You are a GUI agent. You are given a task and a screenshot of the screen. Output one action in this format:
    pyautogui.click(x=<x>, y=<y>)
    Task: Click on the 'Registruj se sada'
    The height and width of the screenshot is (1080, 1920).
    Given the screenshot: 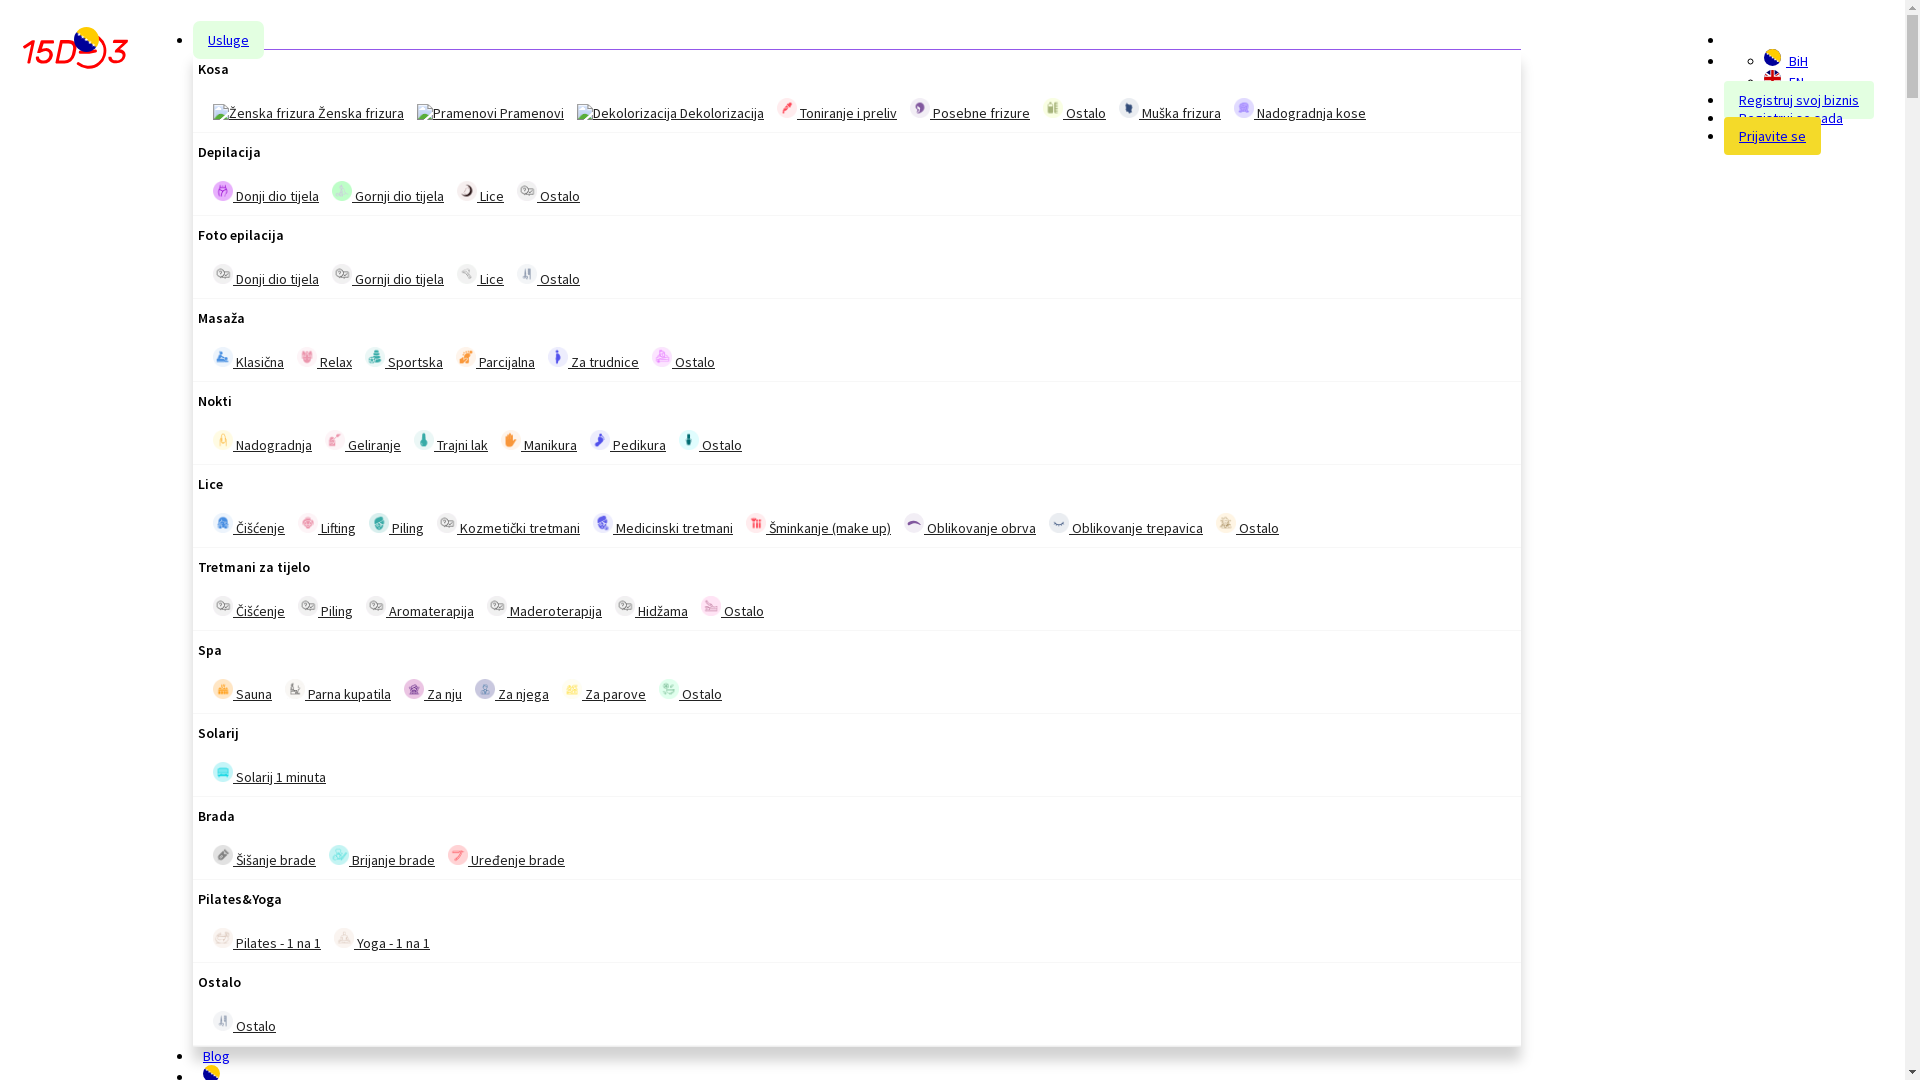 What is the action you would take?
    pyautogui.click(x=1790, y=118)
    